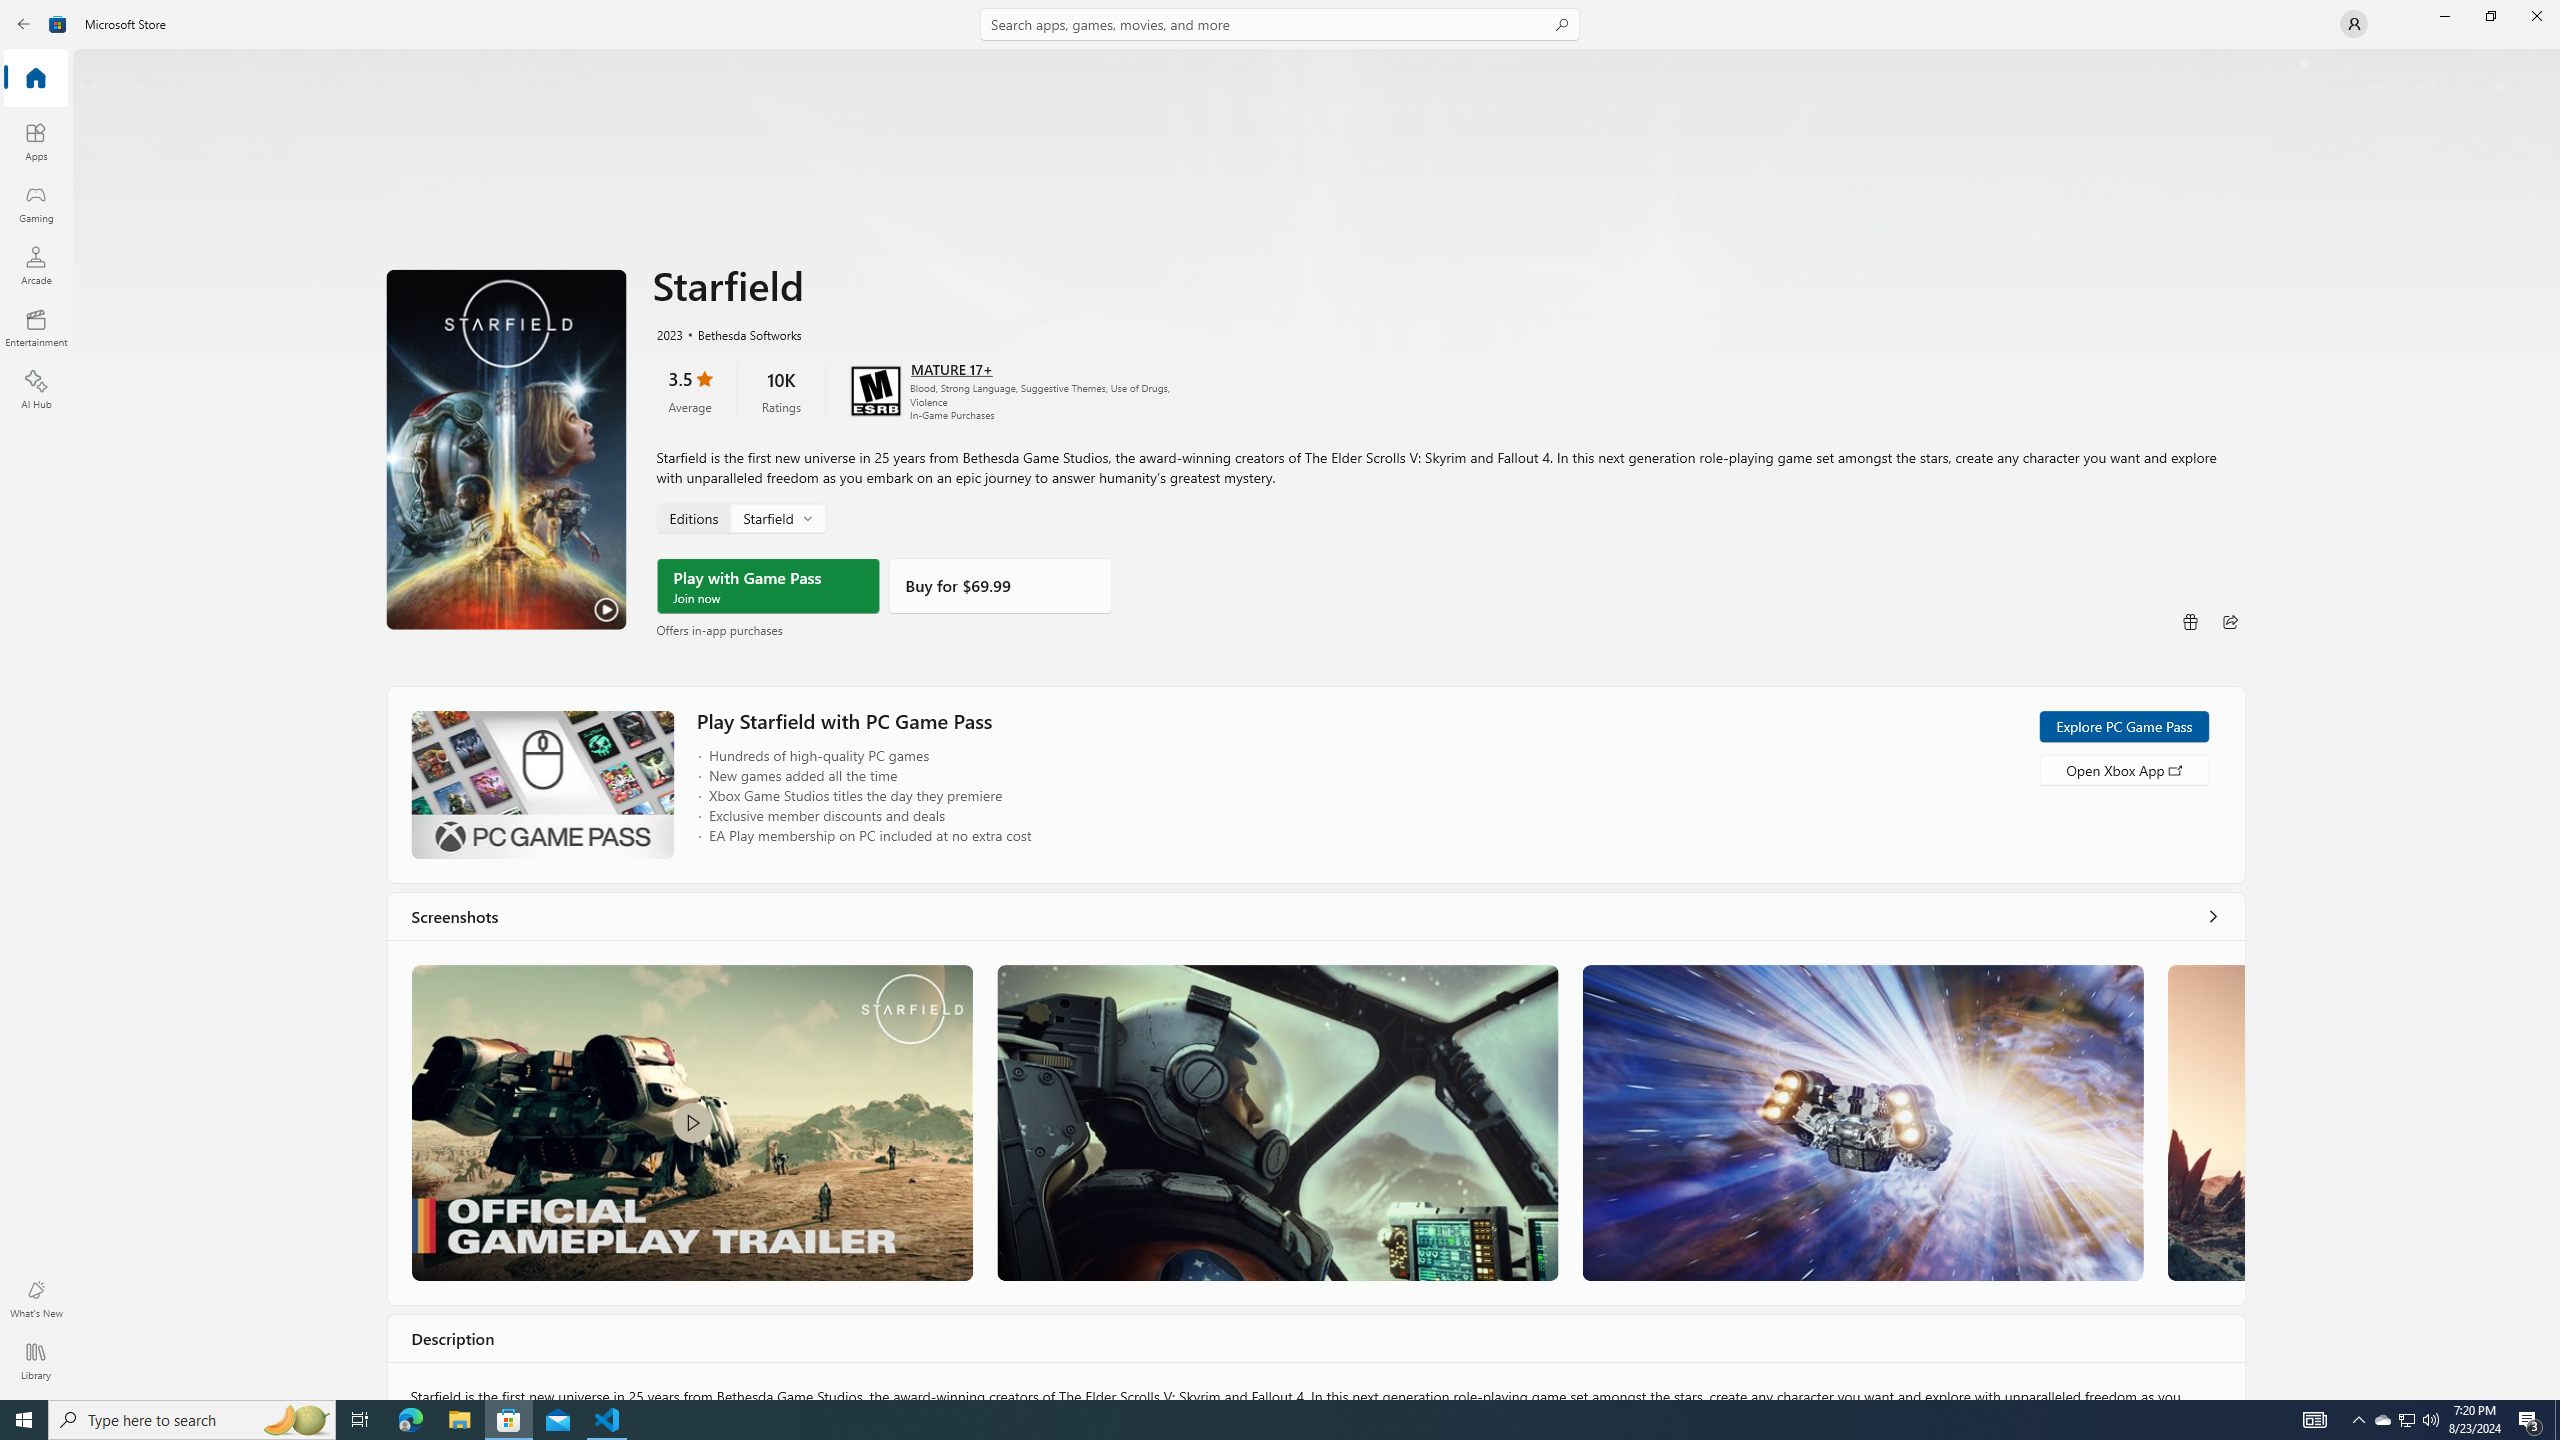 The width and height of the screenshot is (2560, 1440). Describe the element at coordinates (34, 202) in the screenshot. I see `'Gaming'` at that location.